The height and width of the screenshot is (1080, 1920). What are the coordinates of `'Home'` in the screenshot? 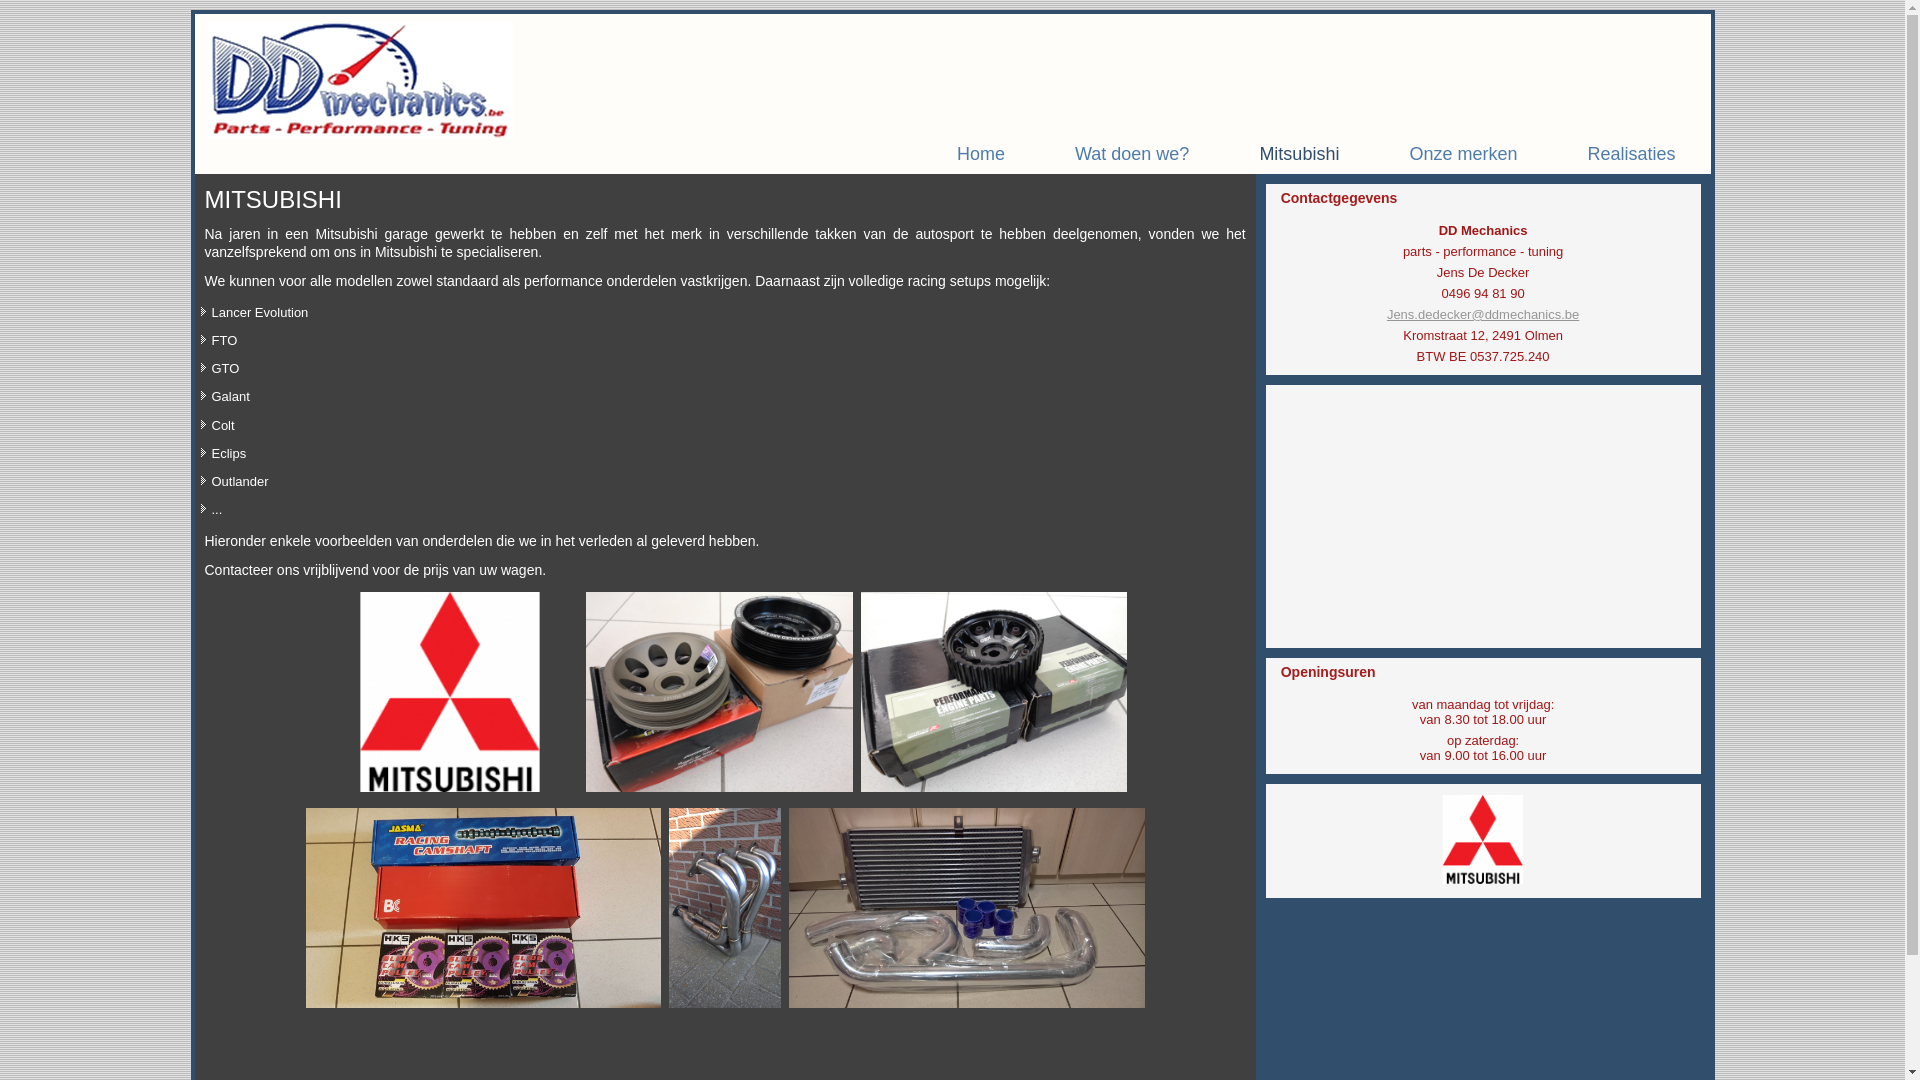 It's located at (920, 153).